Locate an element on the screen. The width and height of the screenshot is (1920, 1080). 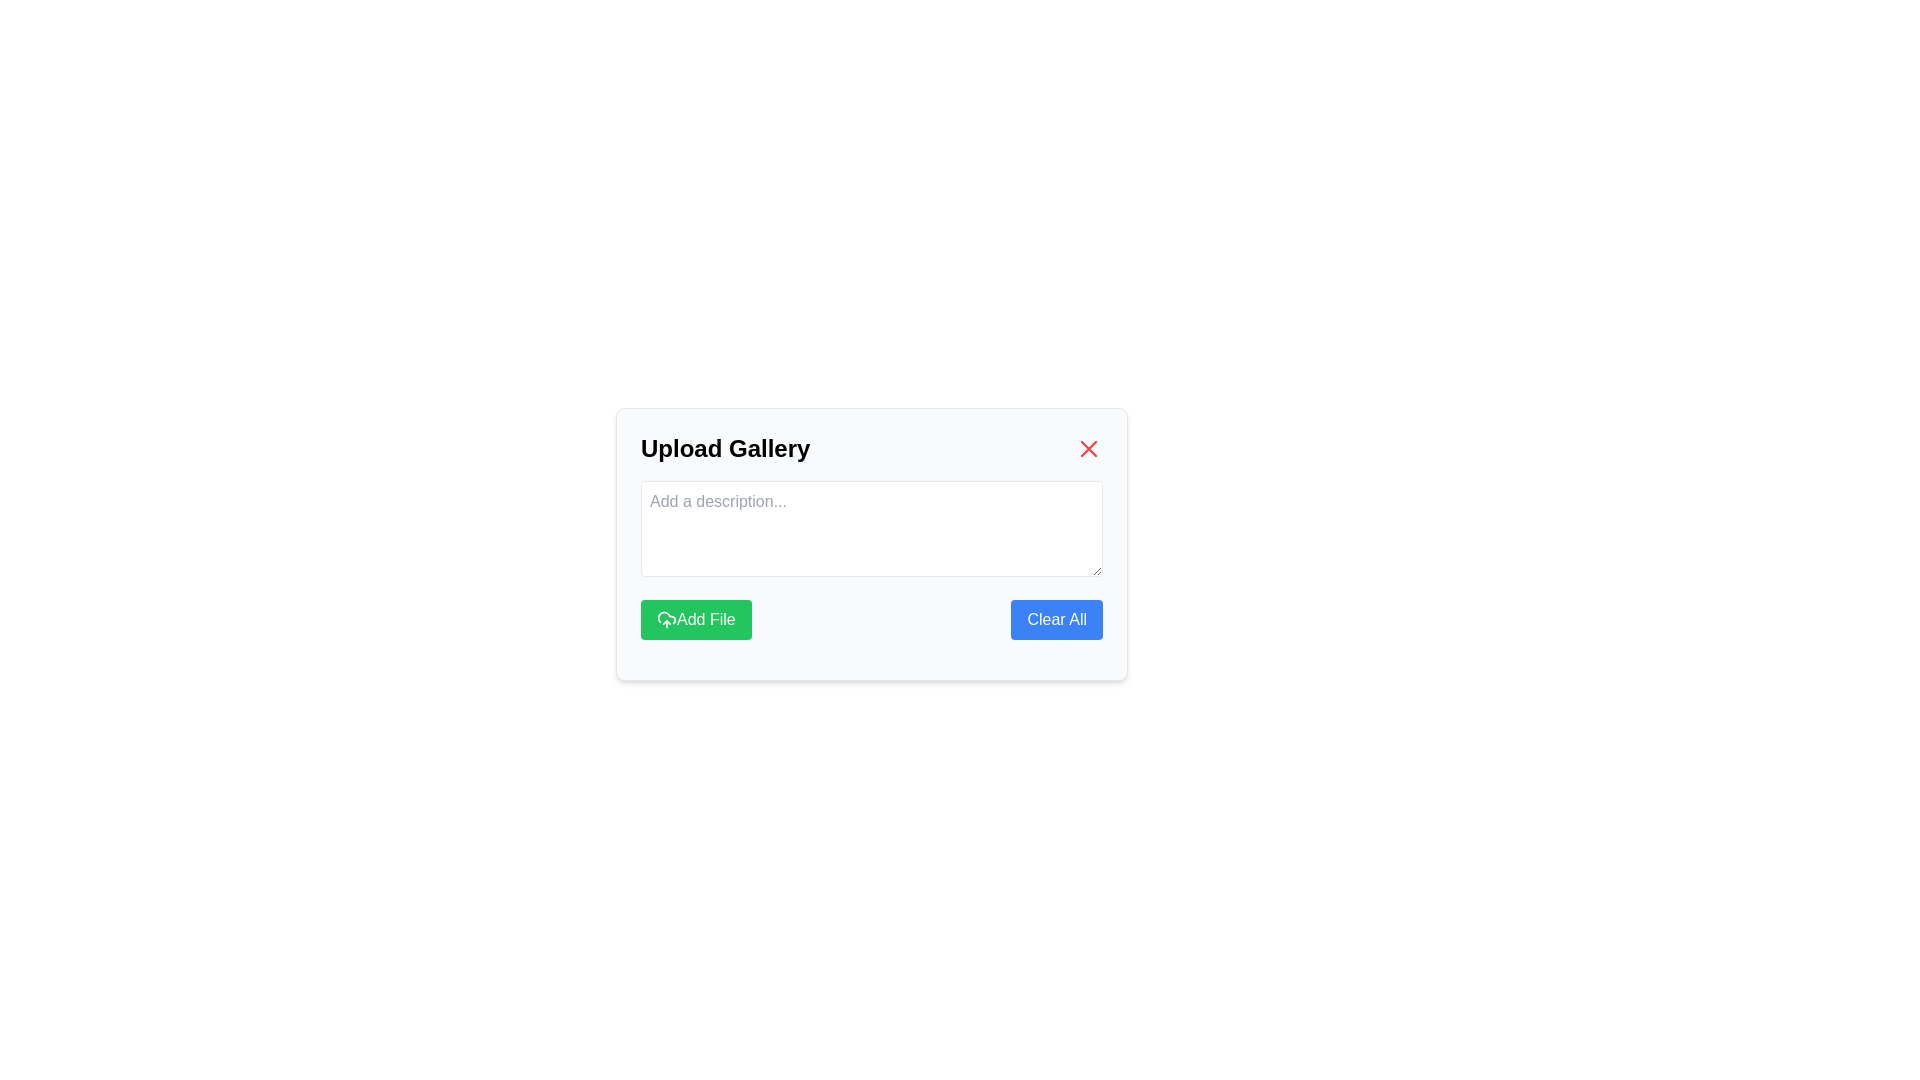
the 'Clear All' button, which is a rectangular button with a blue background and white text, located in the bottom-right corner of the pop-up modal is located at coordinates (1056, 619).